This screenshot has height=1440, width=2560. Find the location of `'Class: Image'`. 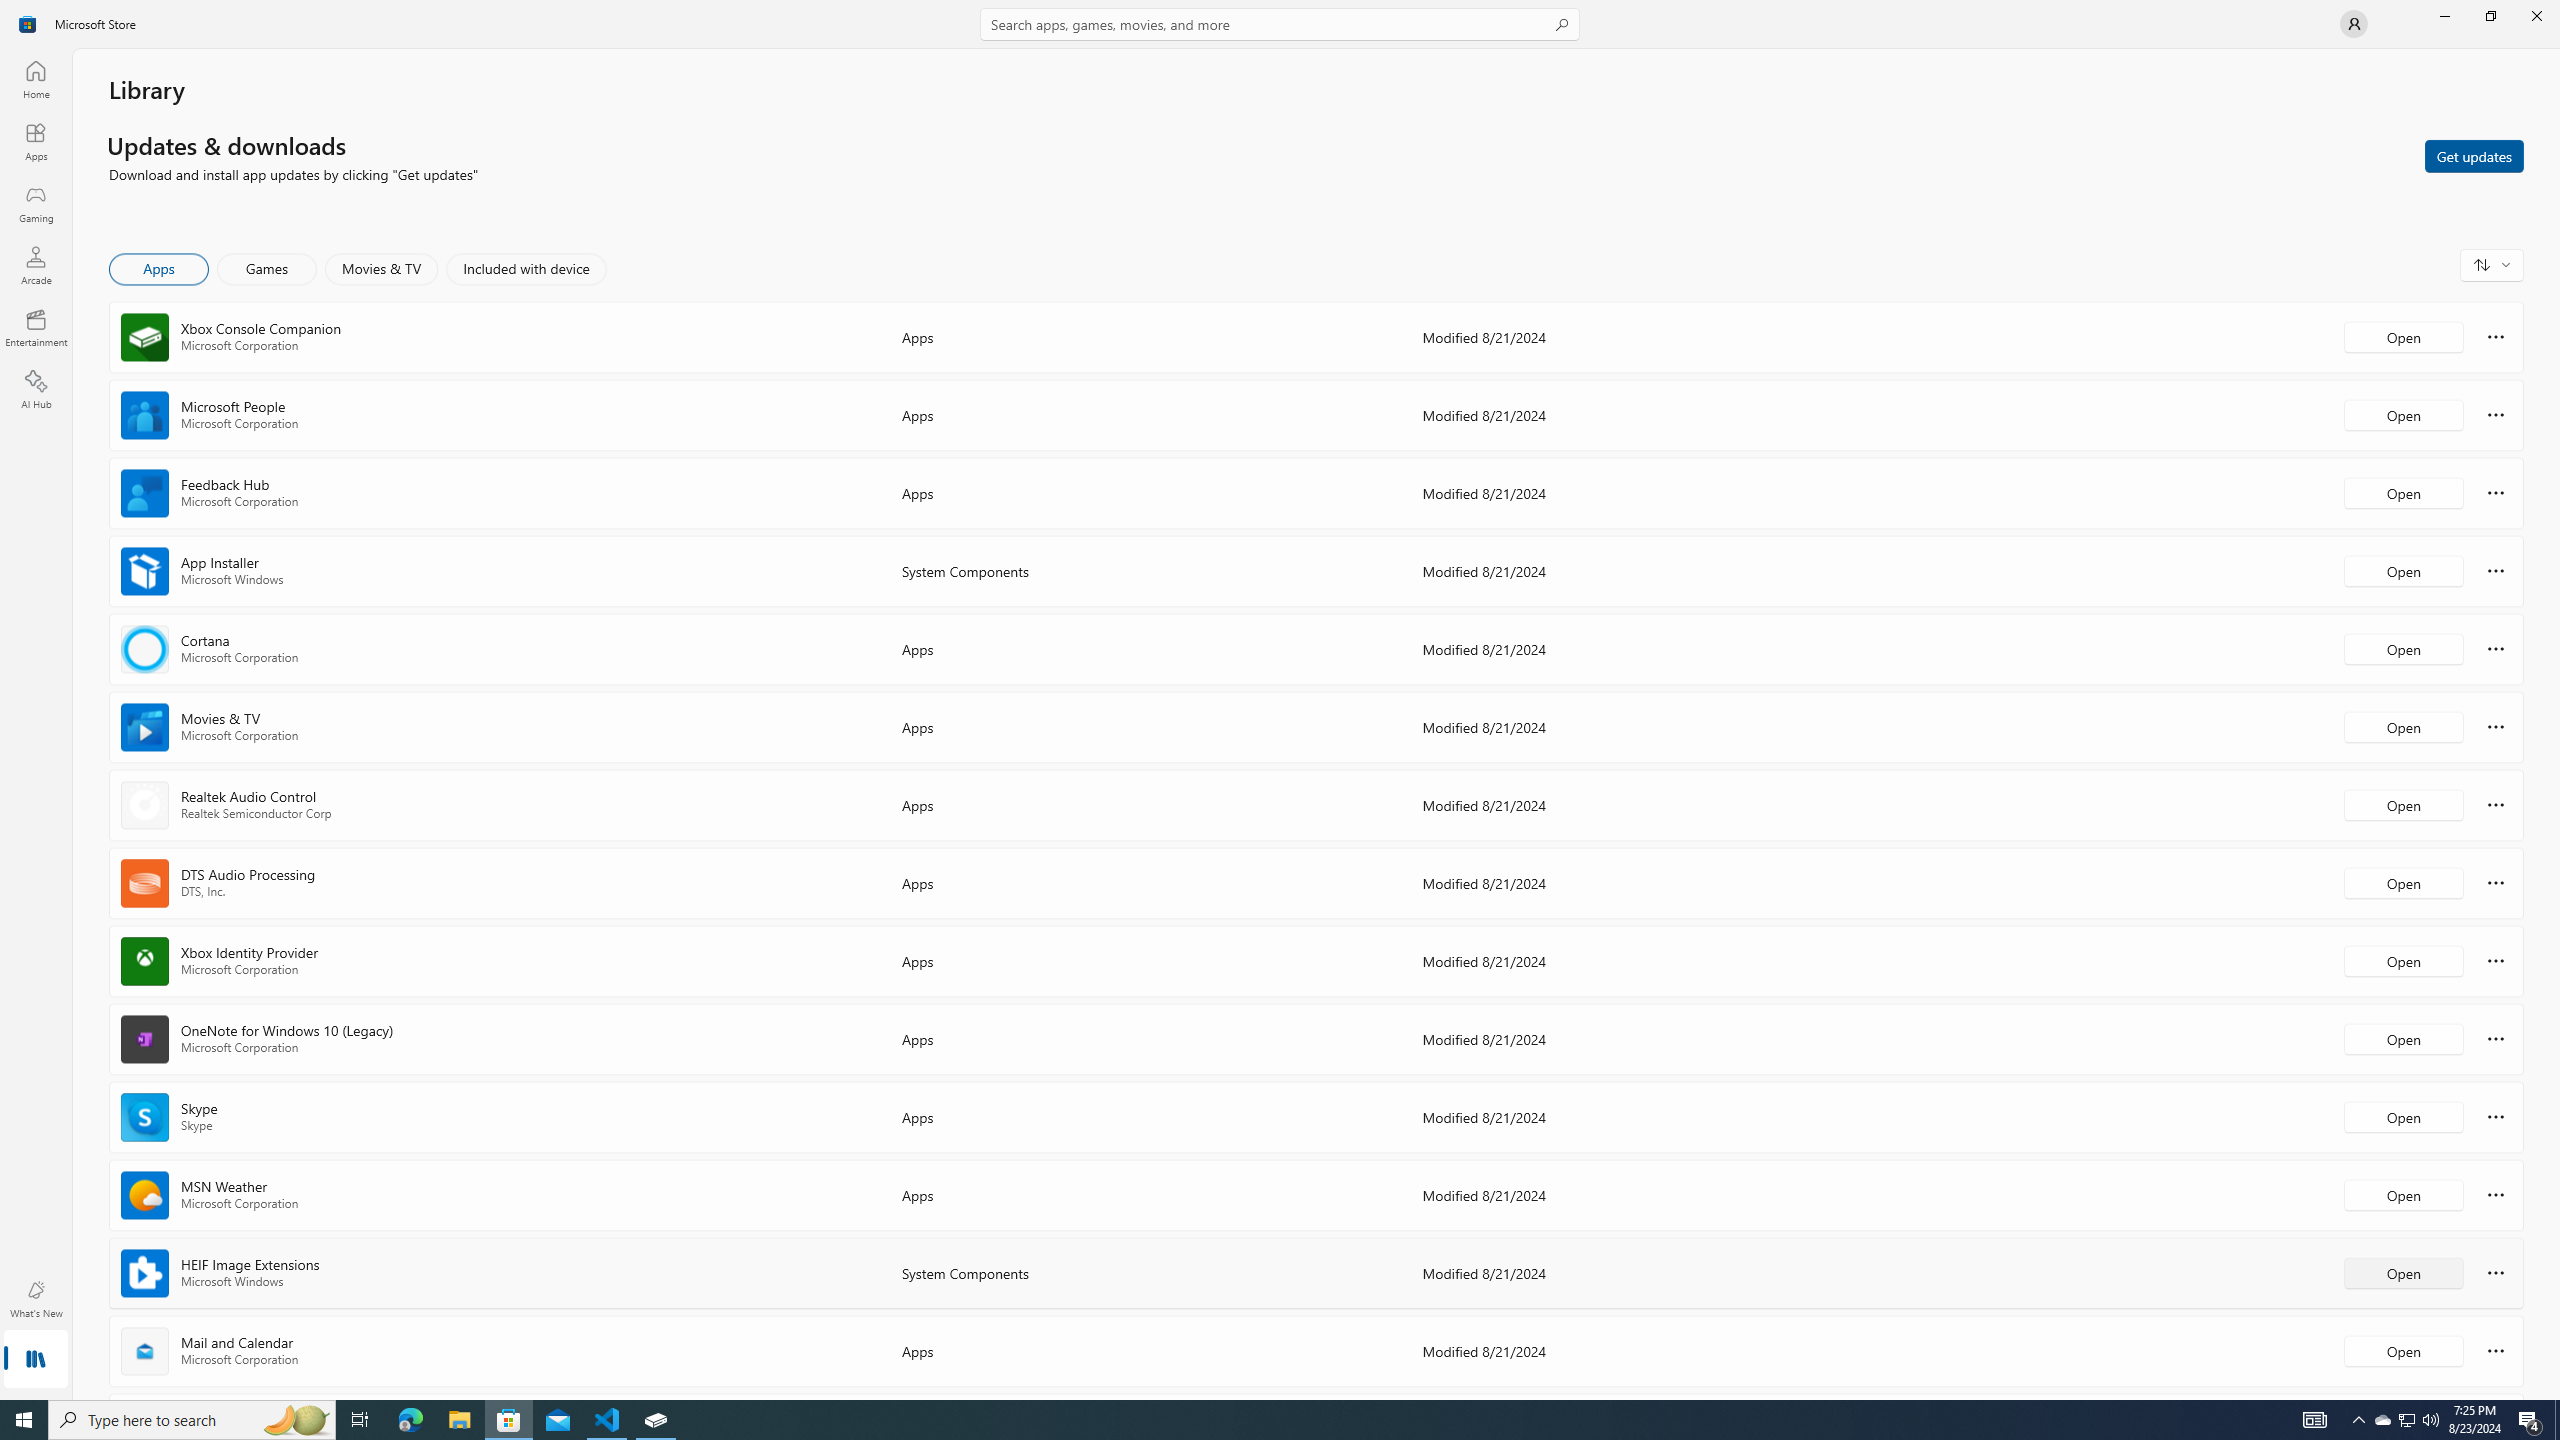

'Class: Image' is located at coordinates (28, 22).